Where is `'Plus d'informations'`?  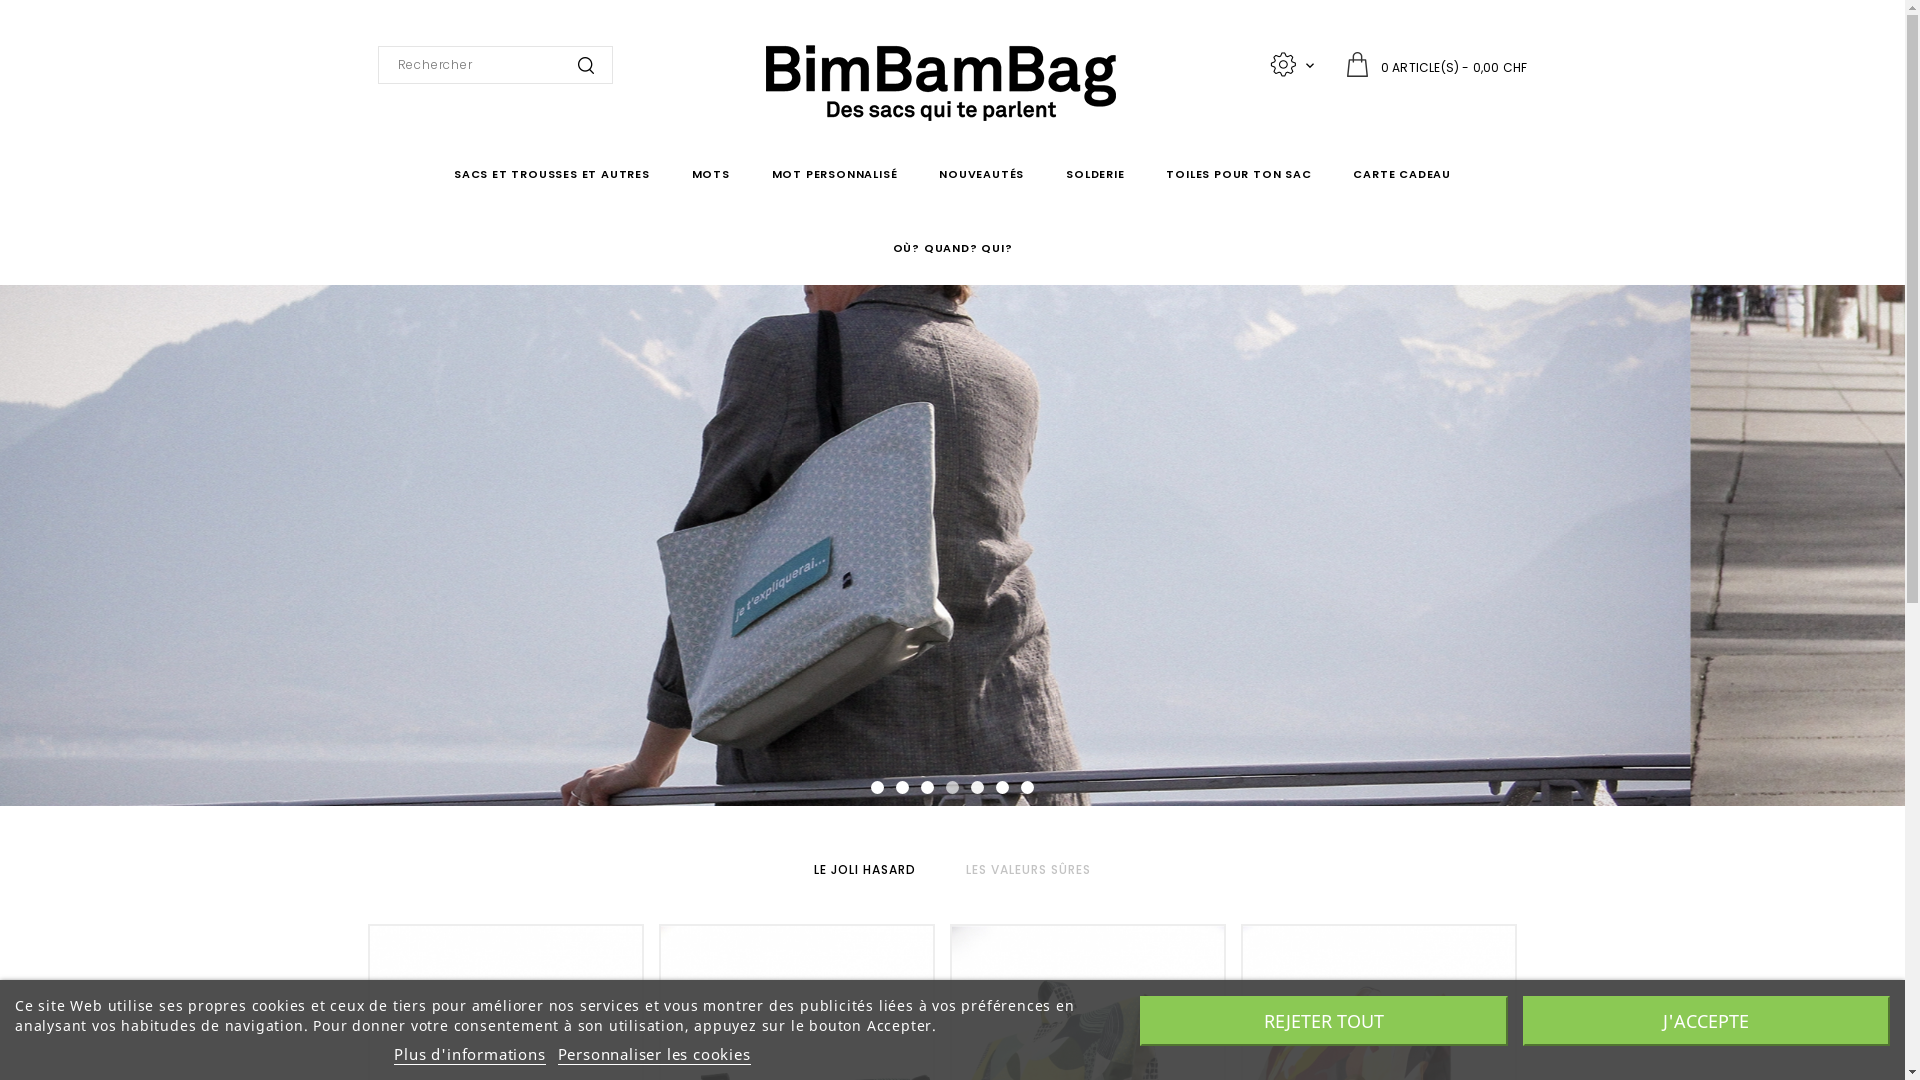
'Plus d'informations' is located at coordinates (468, 1053).